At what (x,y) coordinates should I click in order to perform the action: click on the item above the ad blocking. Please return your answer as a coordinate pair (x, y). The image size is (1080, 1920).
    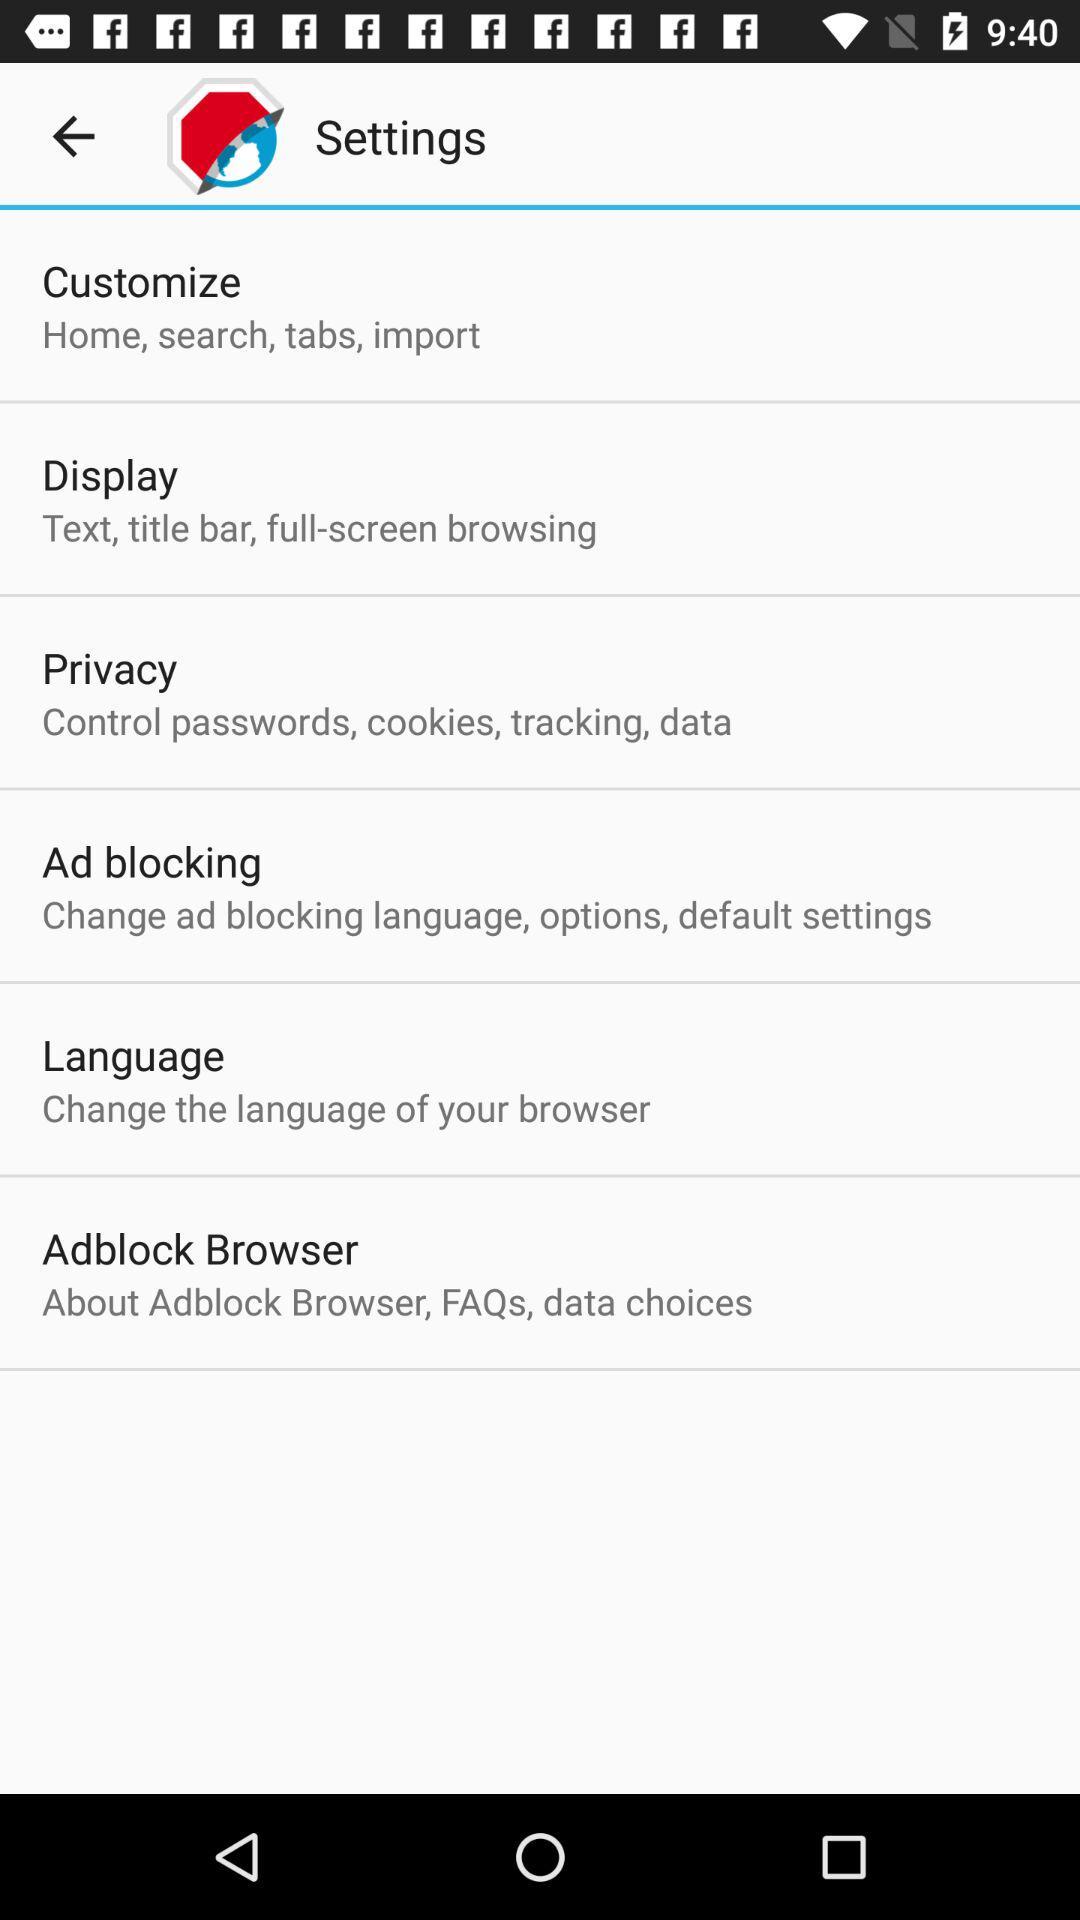
    Looking at the image, I should click on (387, 720).